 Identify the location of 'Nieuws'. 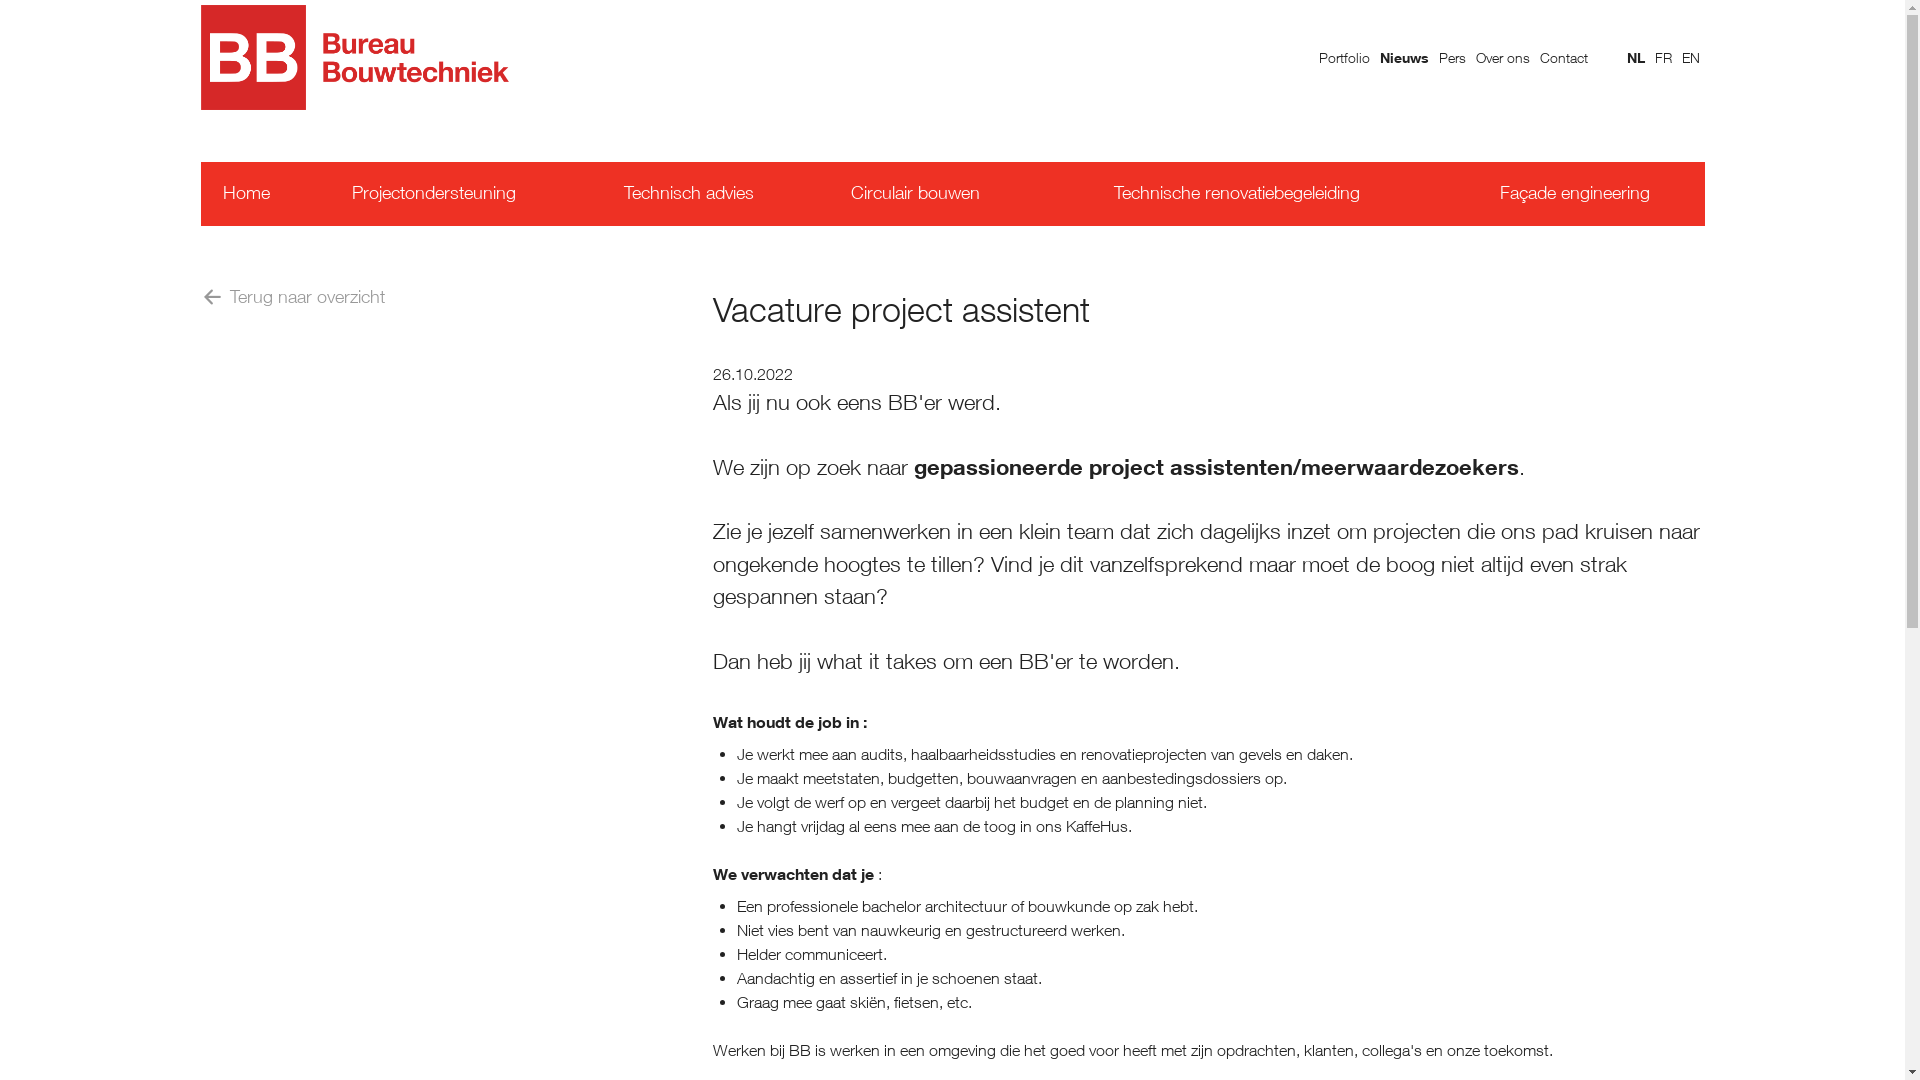
(1373, 56).